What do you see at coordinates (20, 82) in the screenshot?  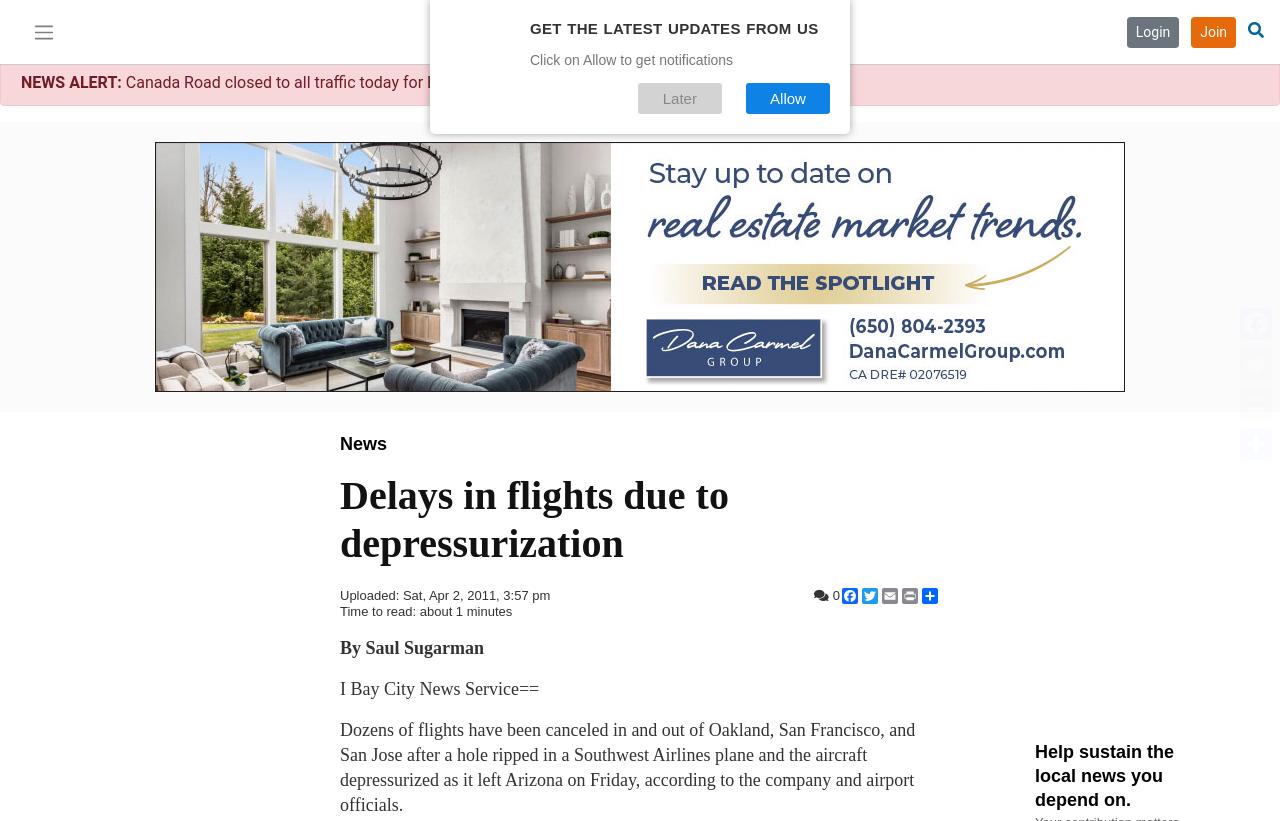 I see `'NEWS ALERT:'` at bounding box center [20, 82].